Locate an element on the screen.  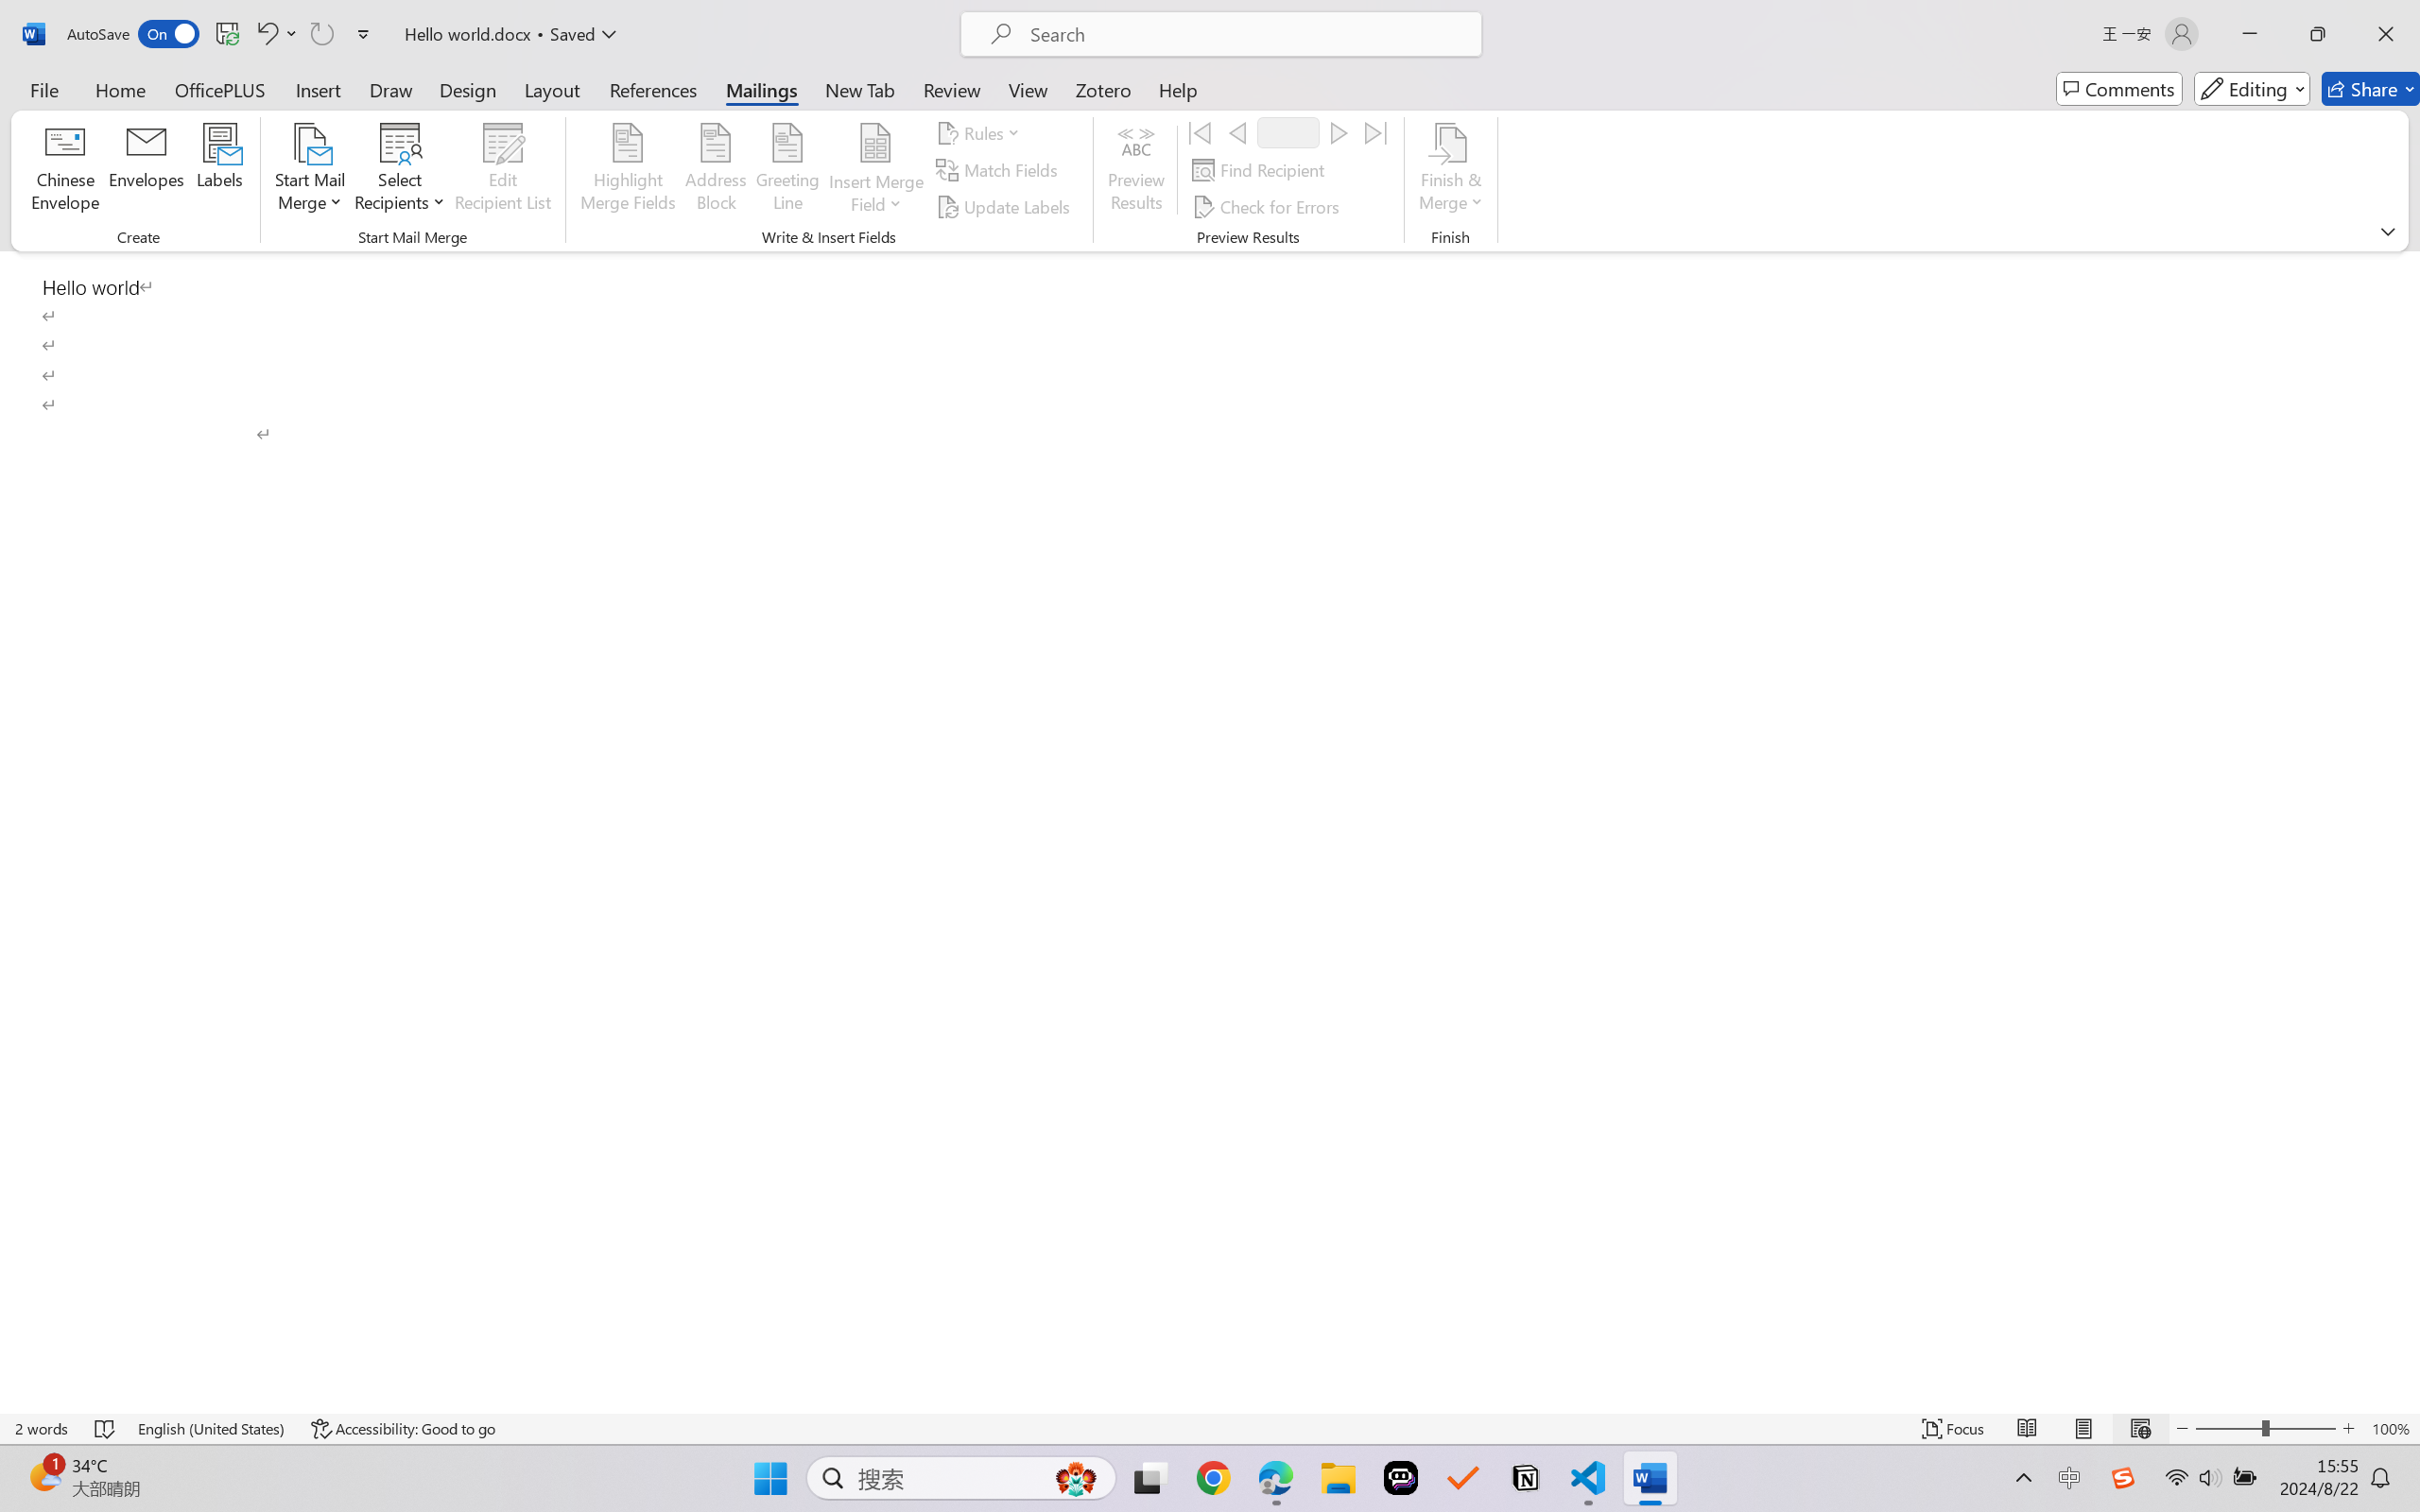
'Word Count 2 words' is located at coordinates (42, 1428).